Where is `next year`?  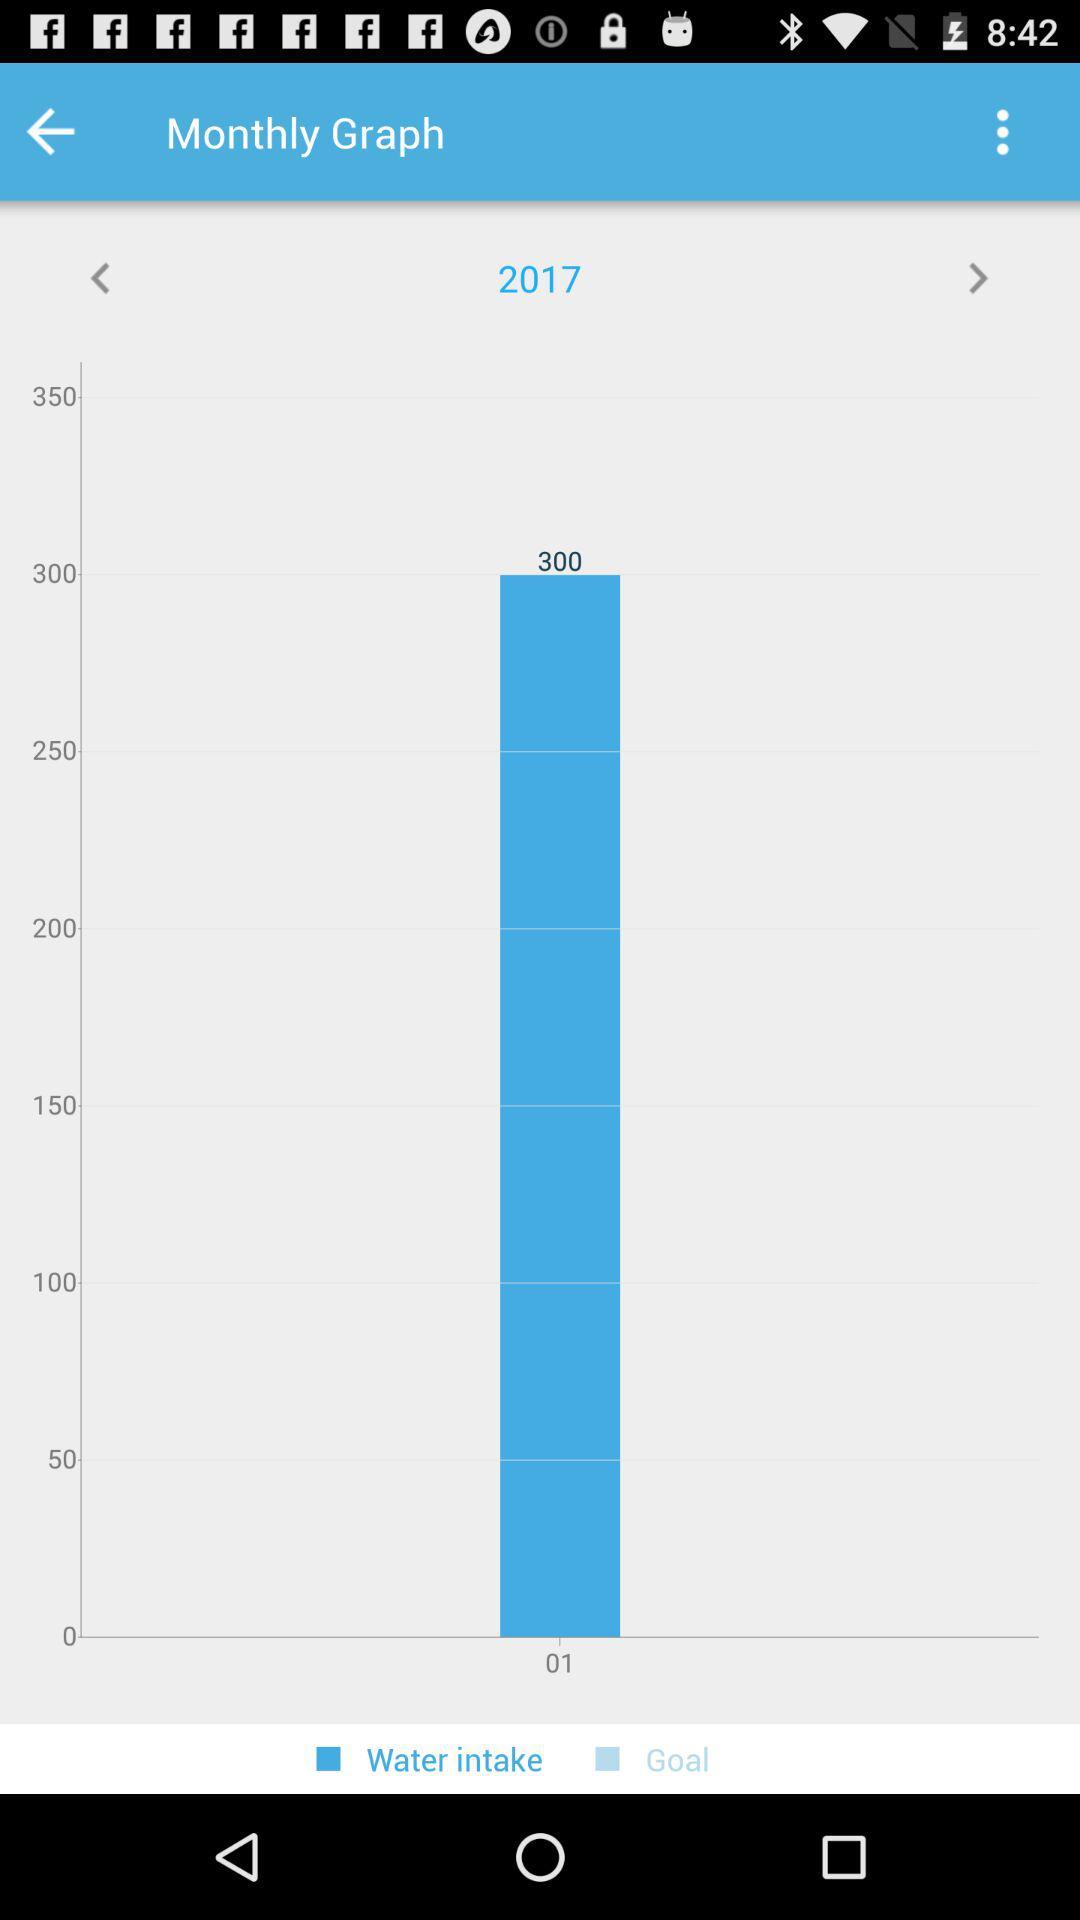 next year is located at coordinates (977, 277).